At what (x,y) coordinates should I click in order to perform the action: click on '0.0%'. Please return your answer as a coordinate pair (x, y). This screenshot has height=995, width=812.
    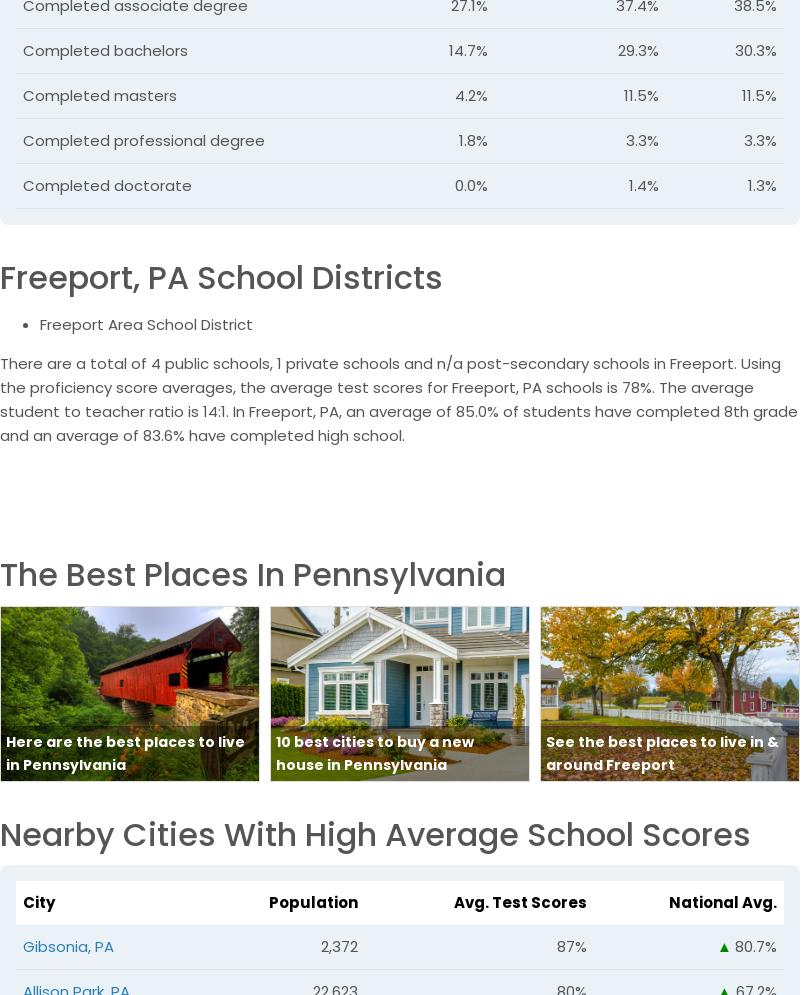
    Looking at the image, I should click on (453, 184).